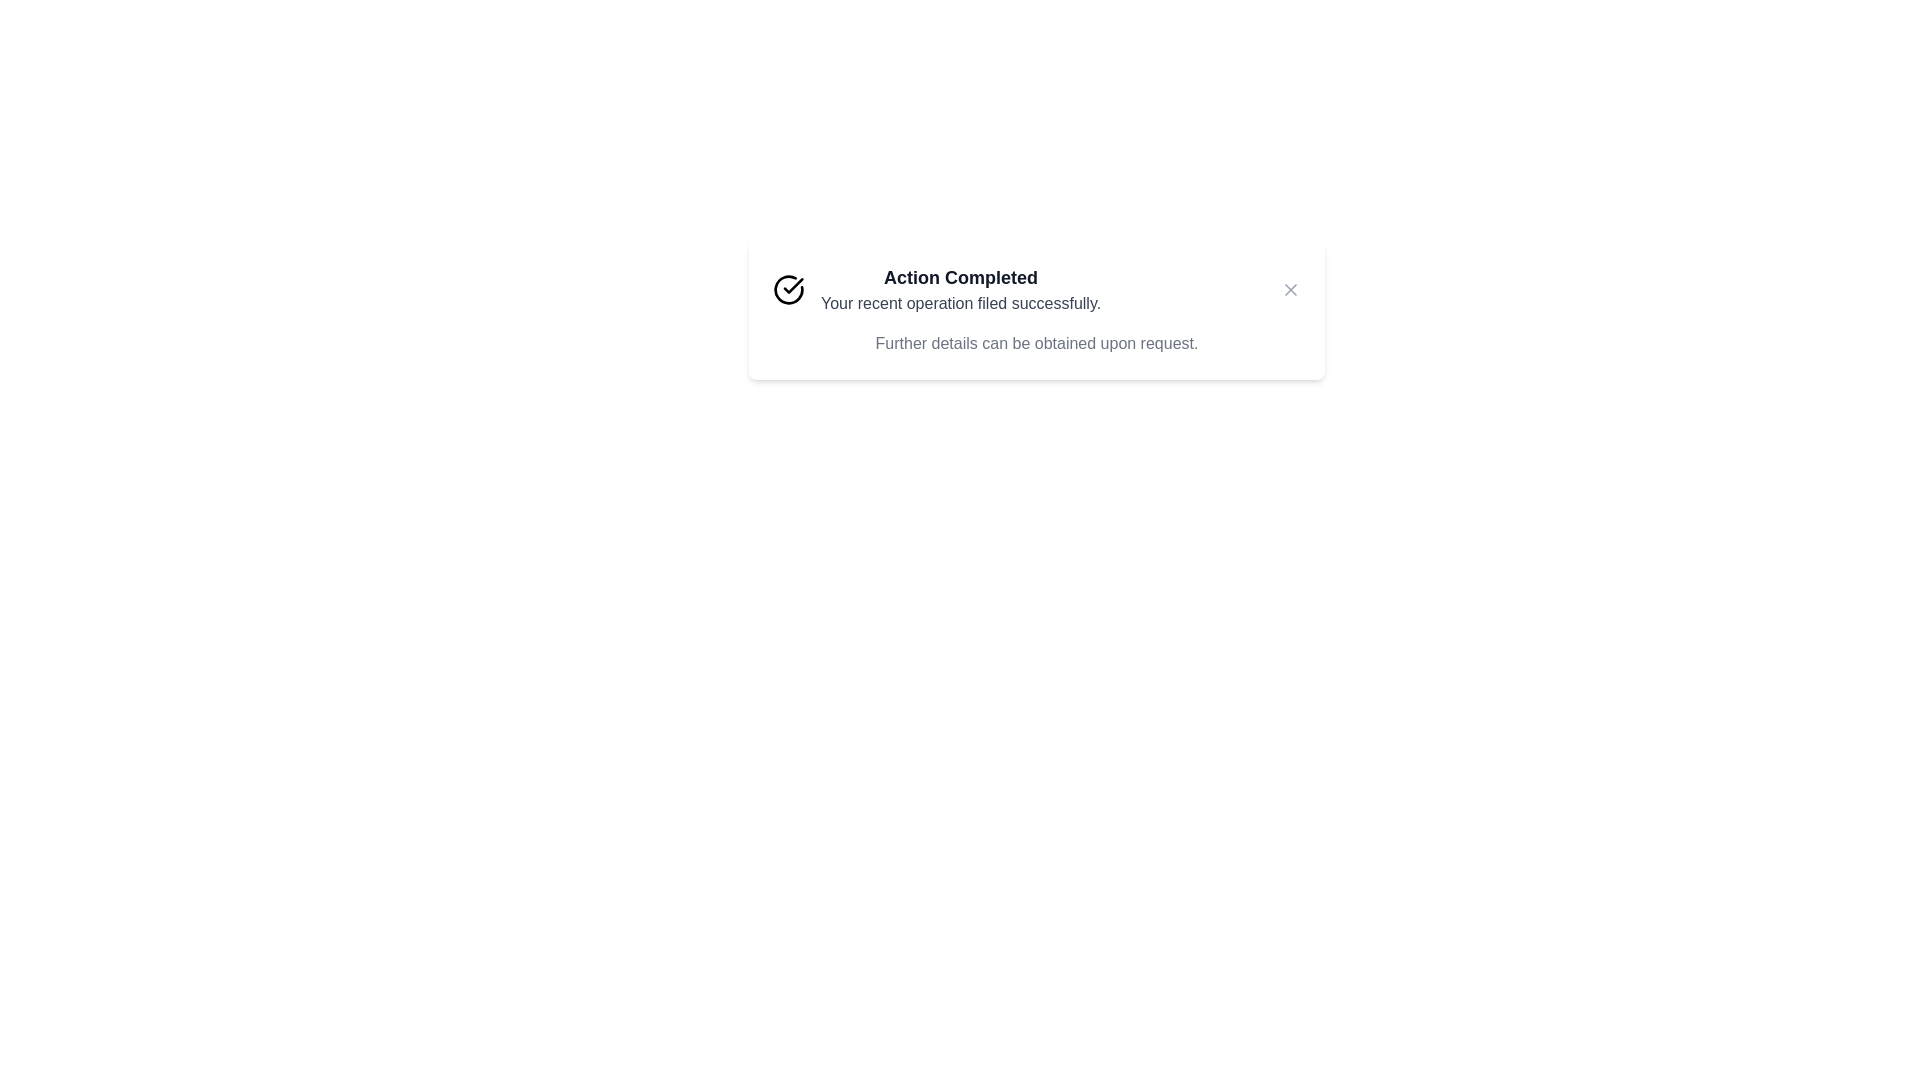 This screenshot has width=1920, height=1080. Describe the element at coordinates (1291, 289) in the screenshot. I see `the small 'X' icon in the upper-right corner of the notification card` at that location.